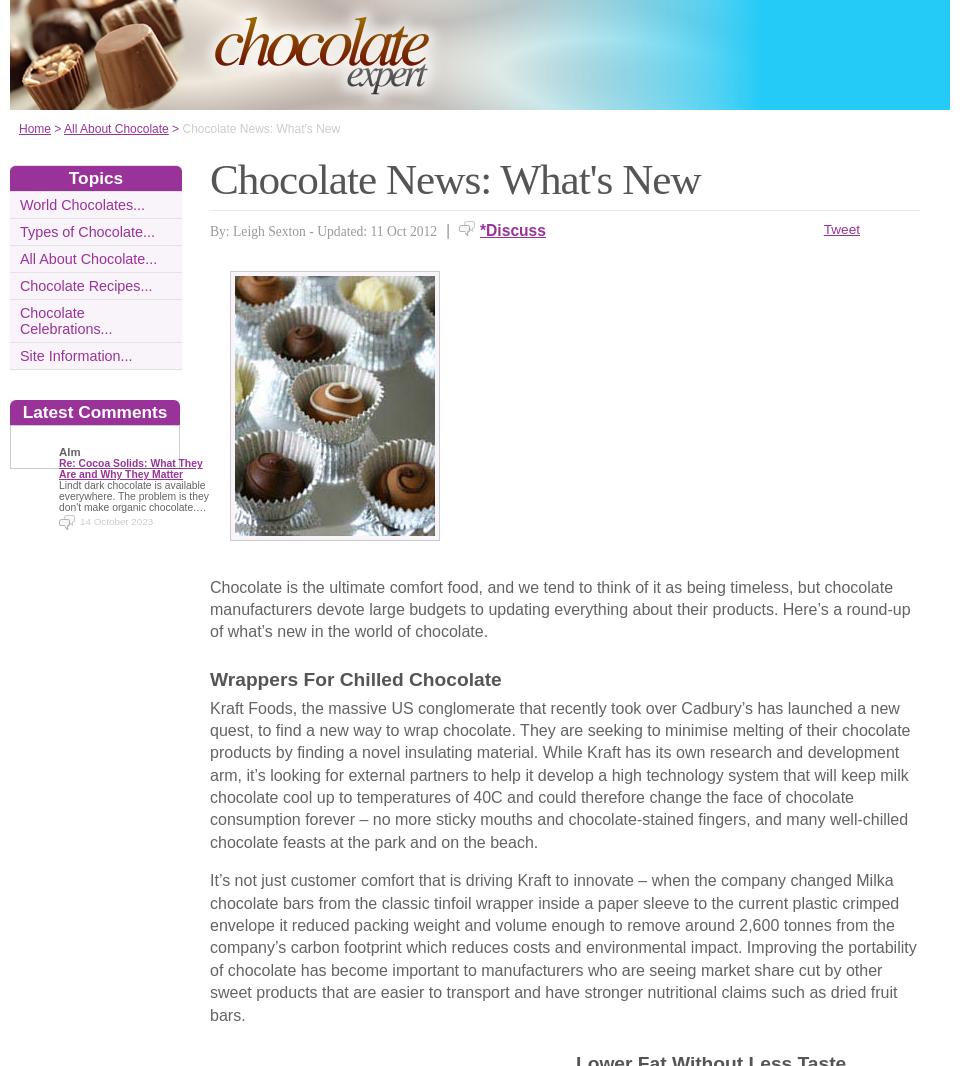 The width and height of the screenshot is (960, 1066). Describe the element at coordinates (34, 127) in the screenshot. I see `'Home'` at that location.